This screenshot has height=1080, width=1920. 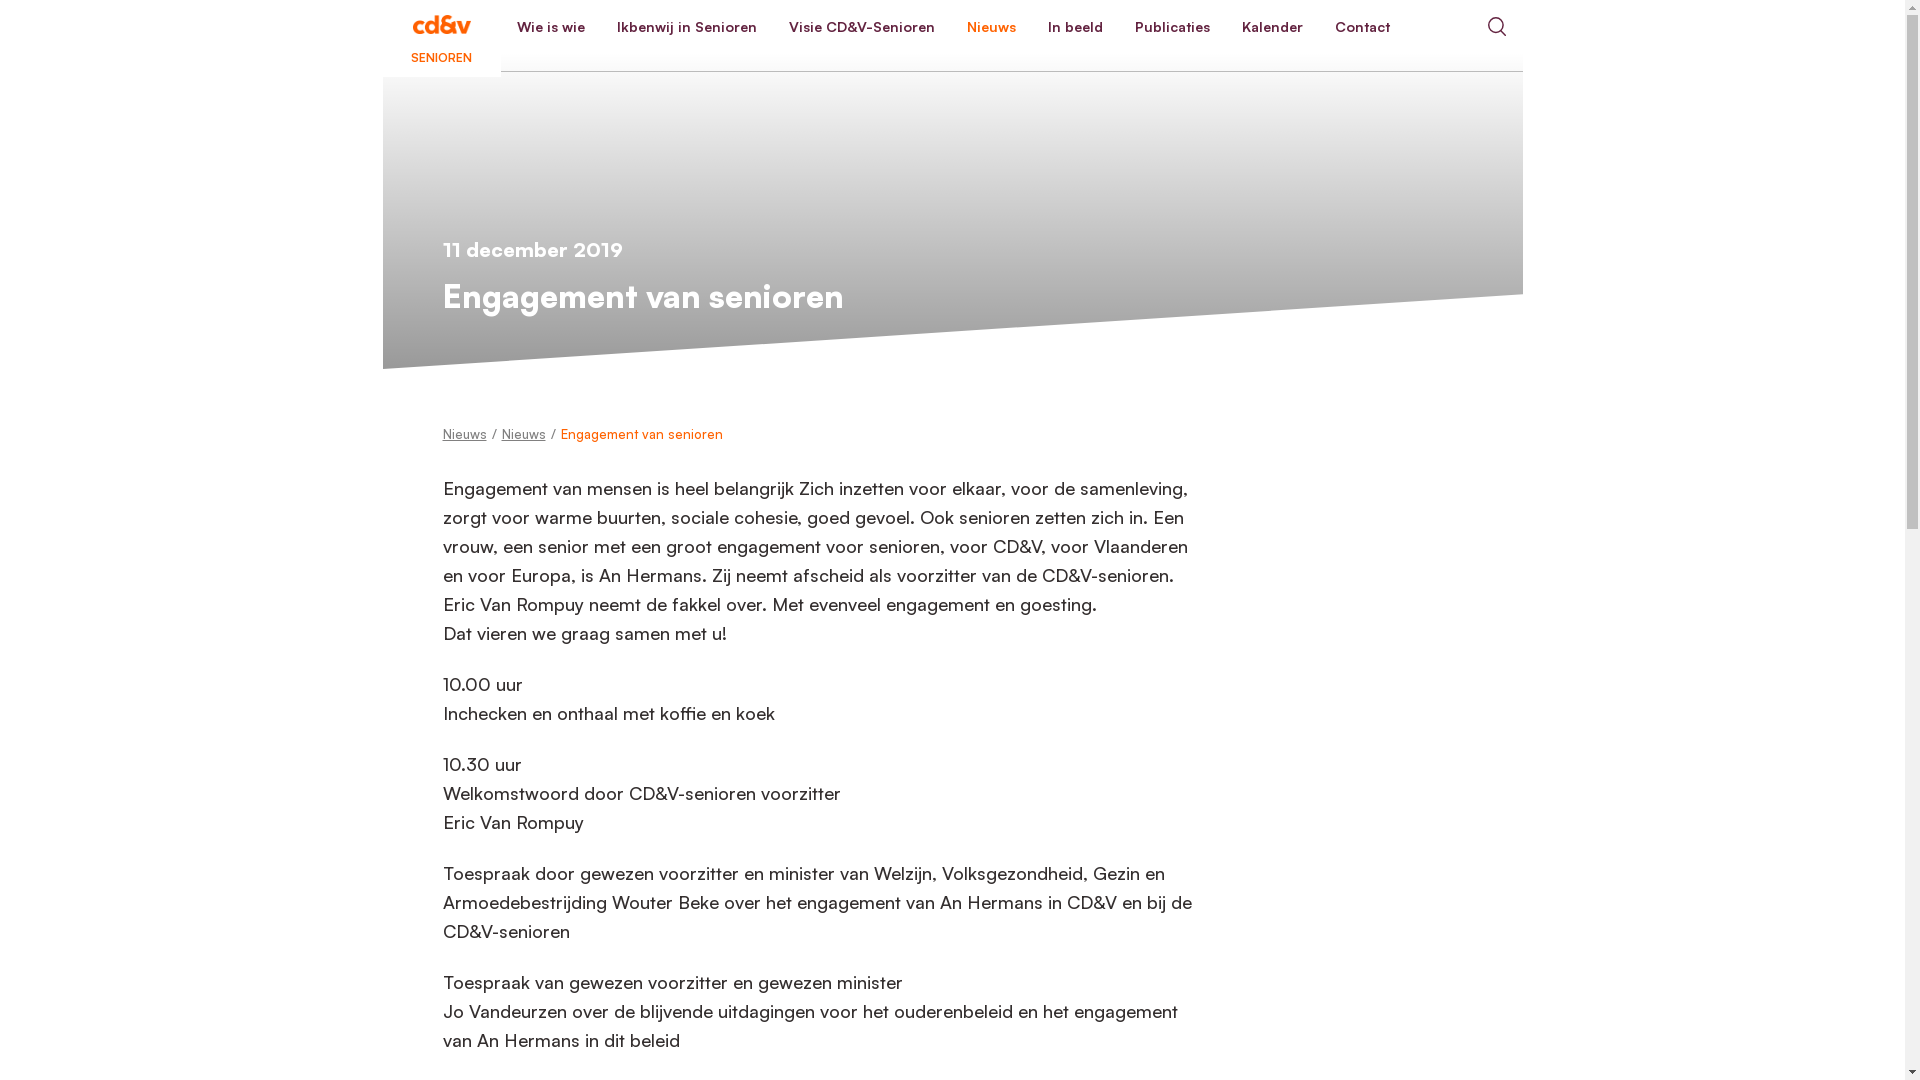 What do you see at coordinates (550, 27) in the screenshot?
I see `'Wie is wie'` at bounding box center [550, 27].